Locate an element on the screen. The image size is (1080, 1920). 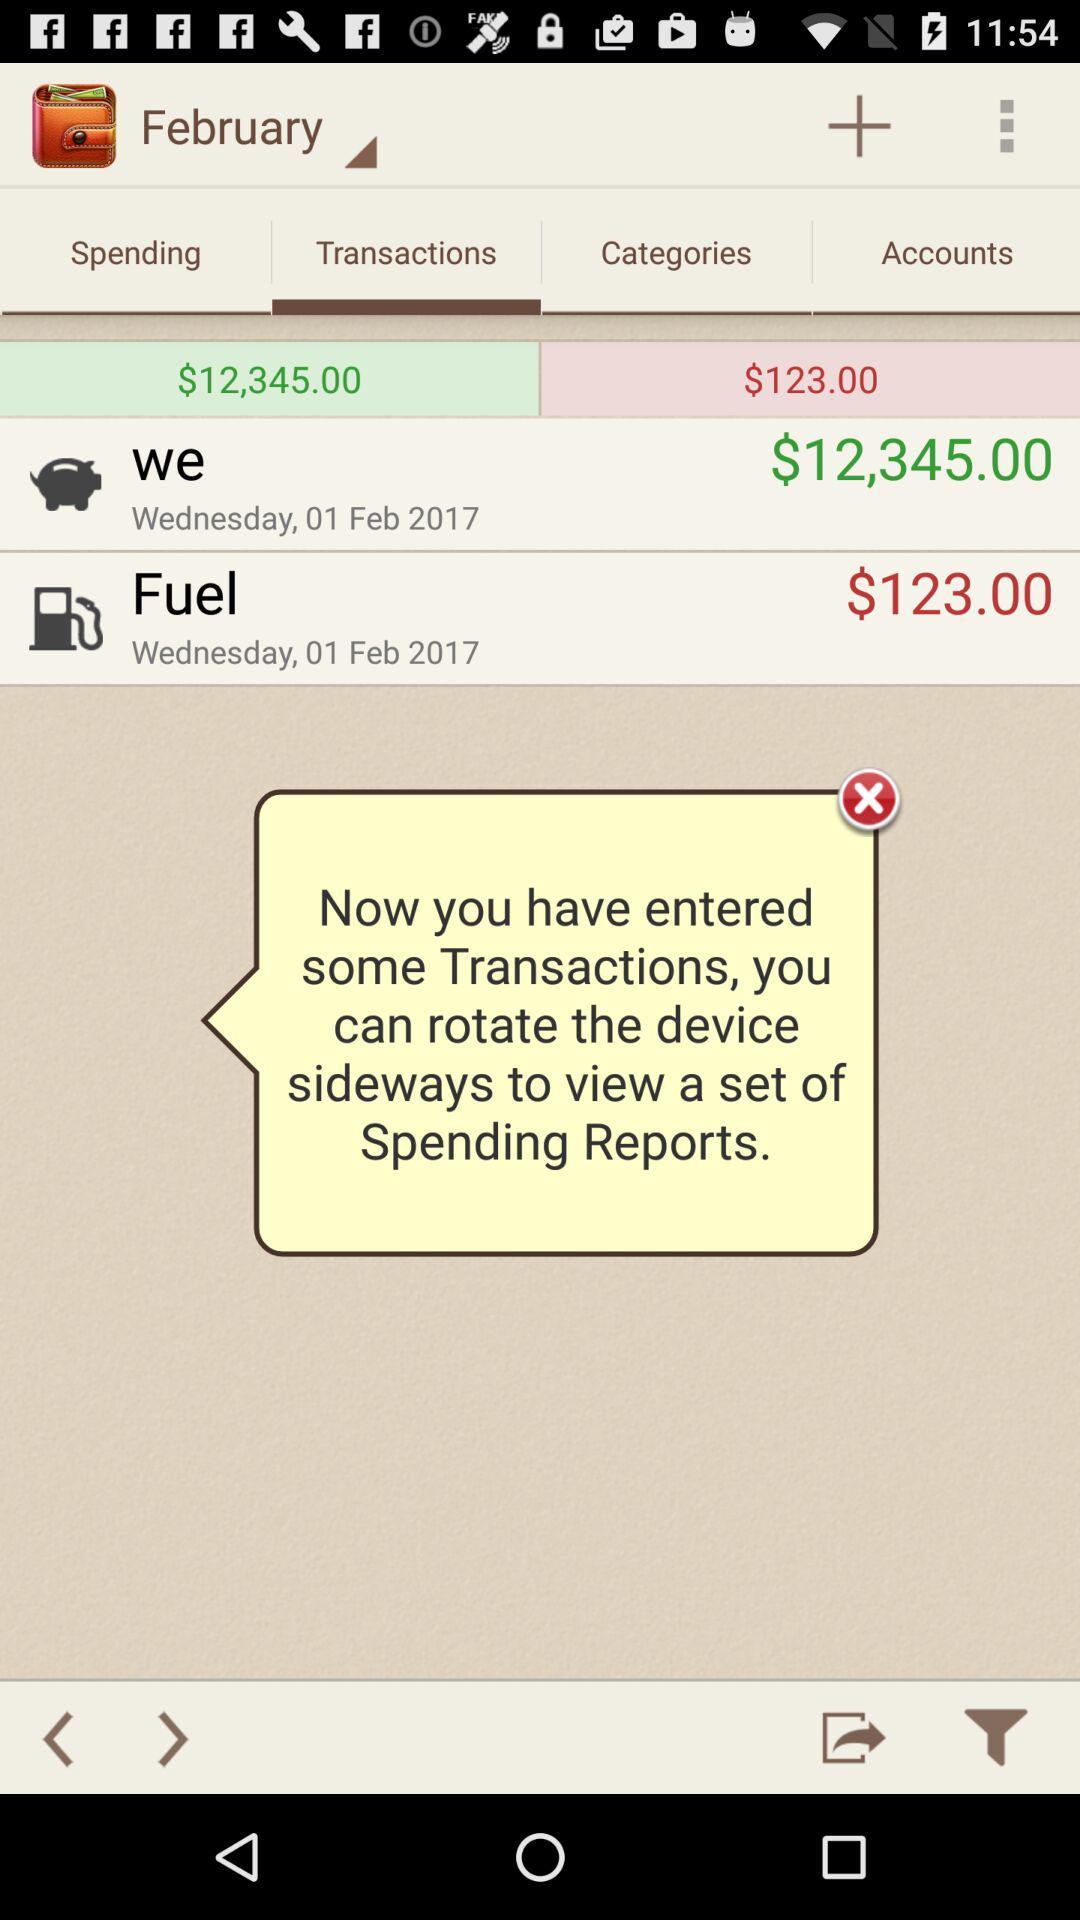
next menu is located at coordinates (172, 1736).